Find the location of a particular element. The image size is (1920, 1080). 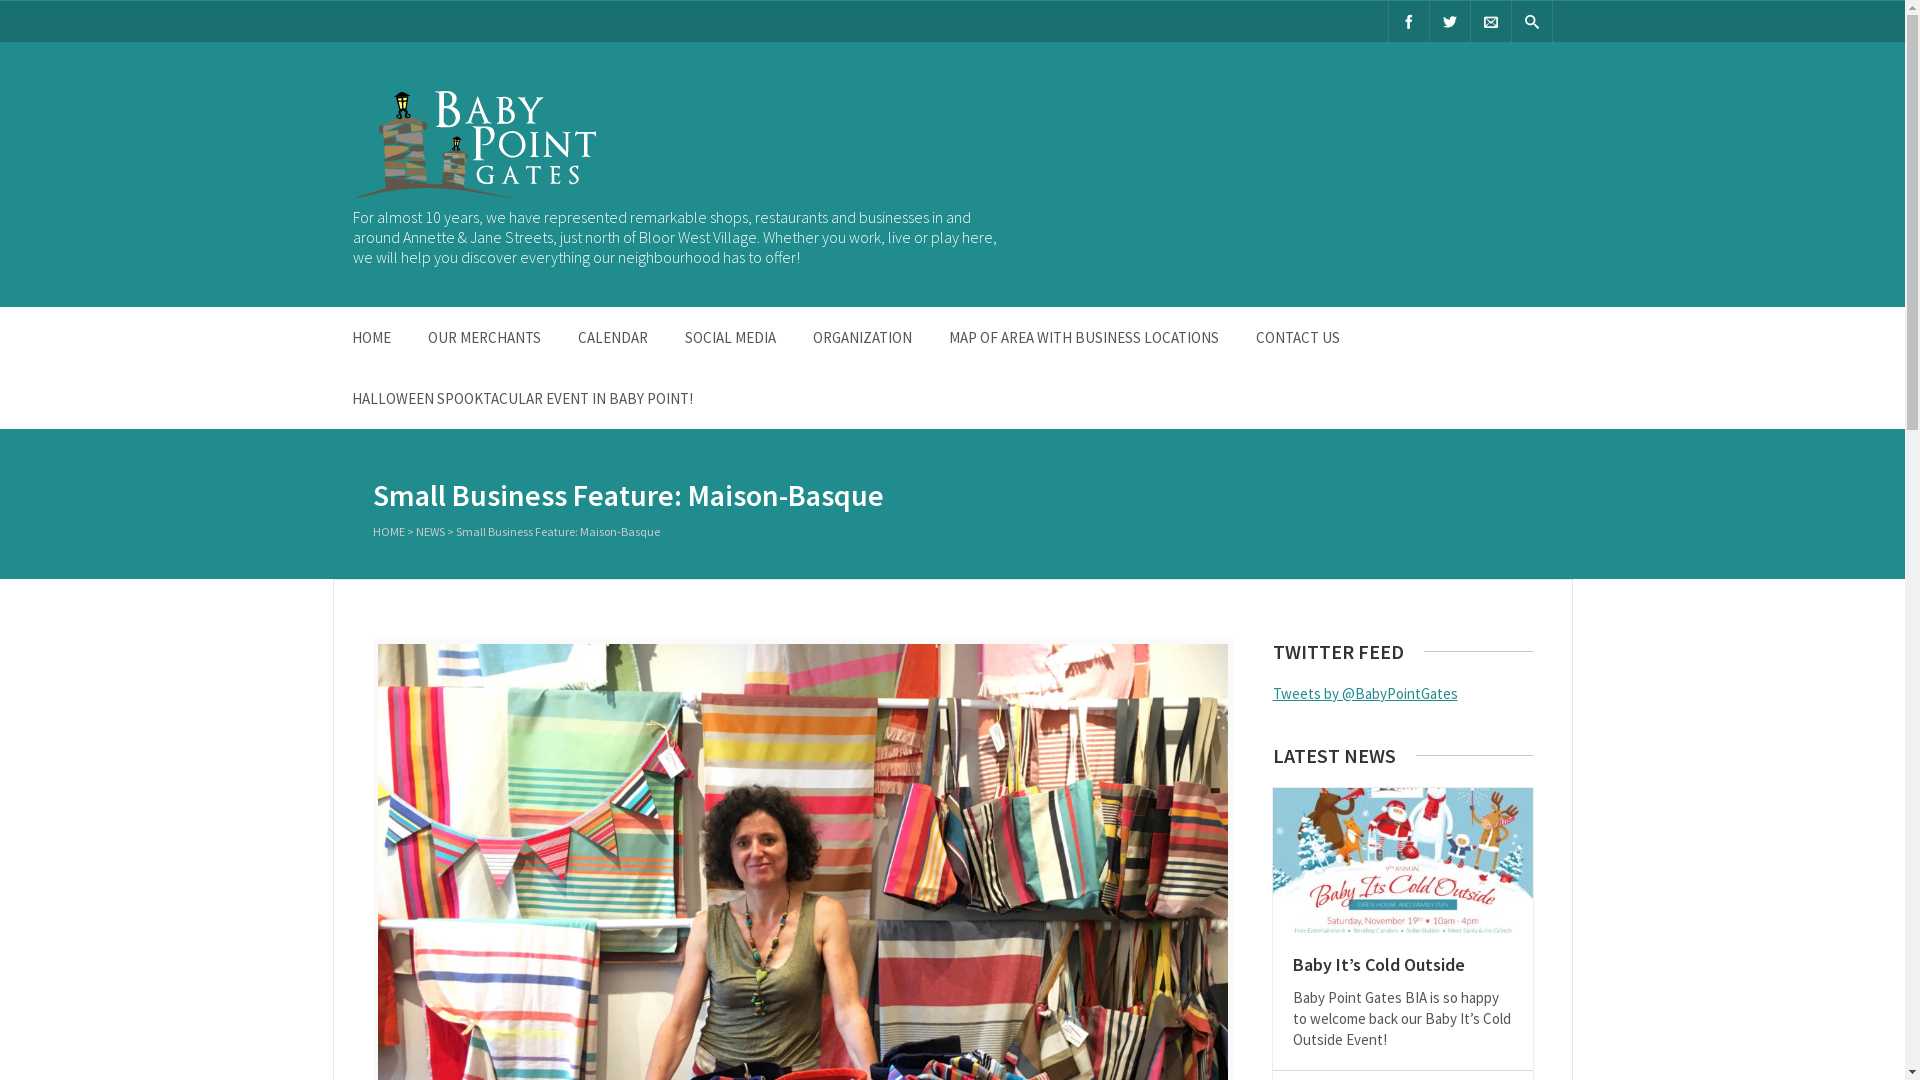

'CALENDAR' is located at coordinates (610, 336).